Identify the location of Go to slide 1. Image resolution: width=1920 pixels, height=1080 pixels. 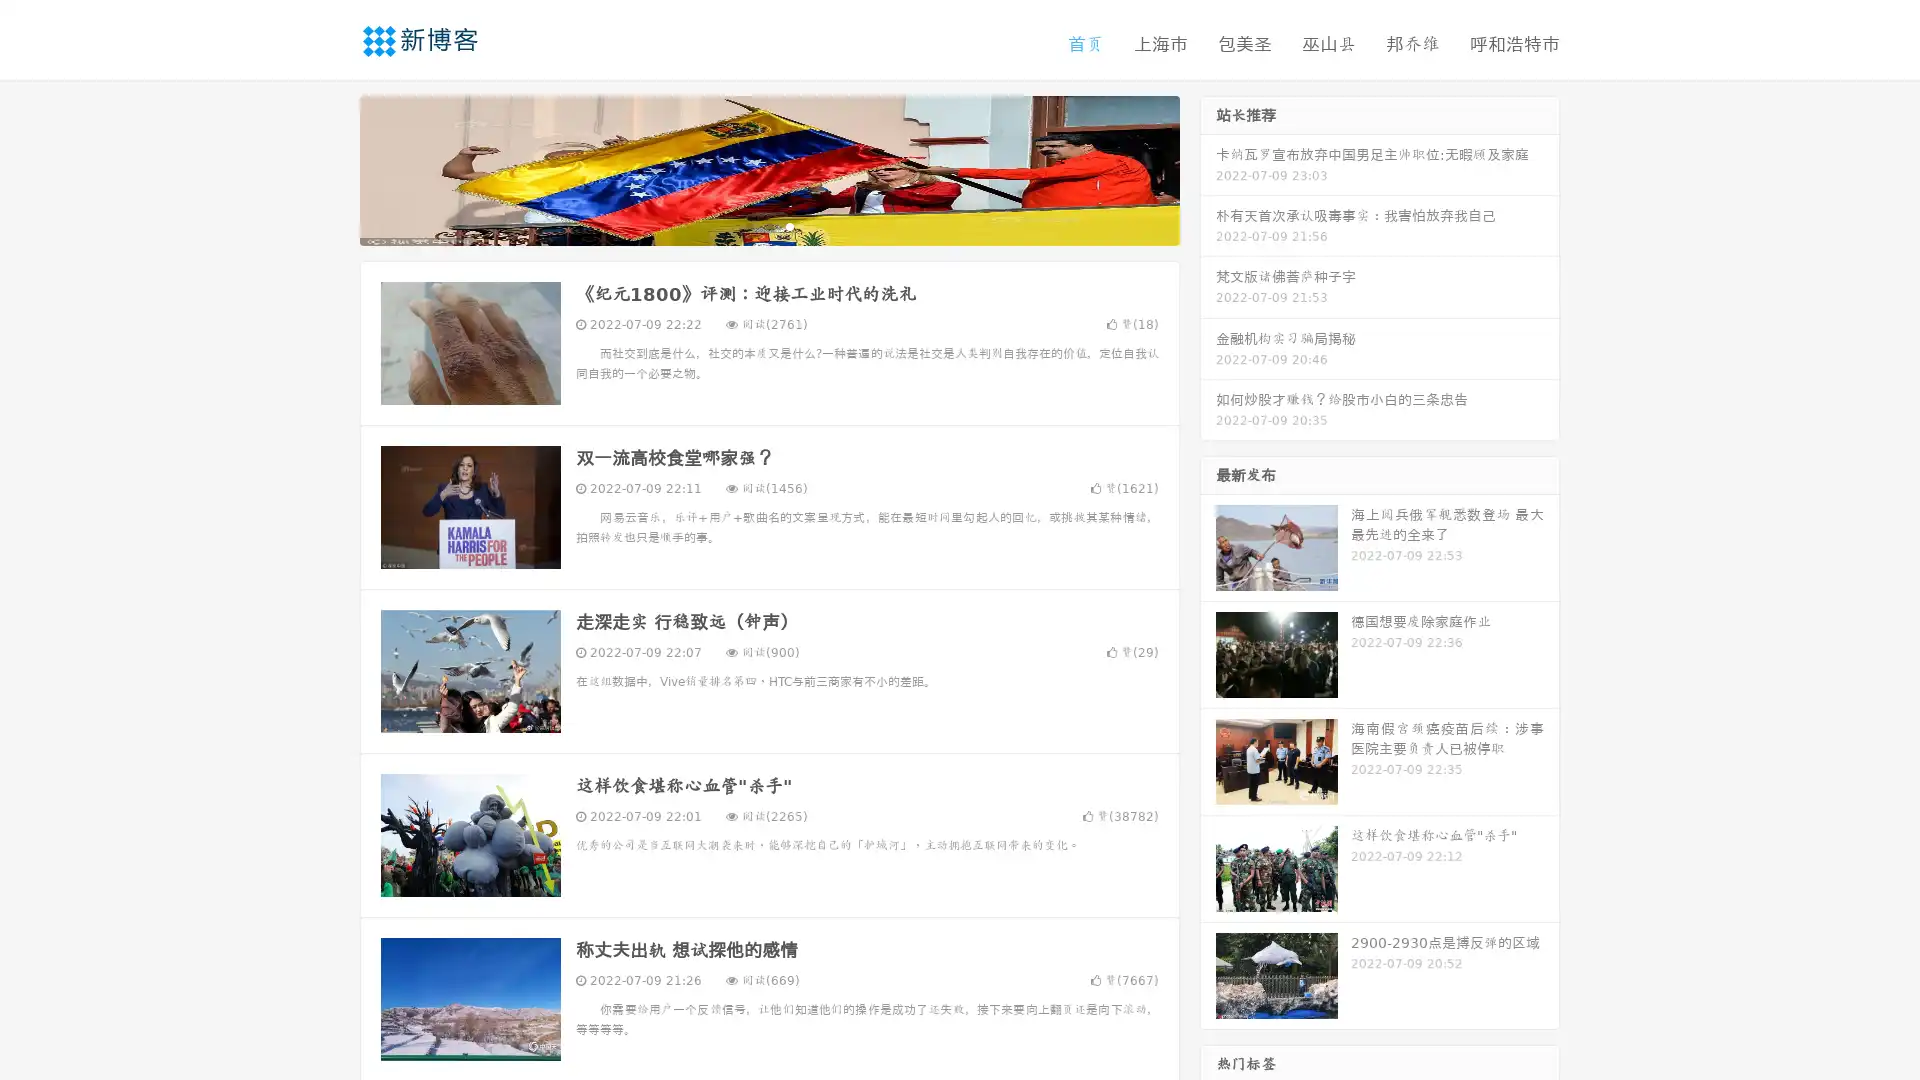
(748, 225).